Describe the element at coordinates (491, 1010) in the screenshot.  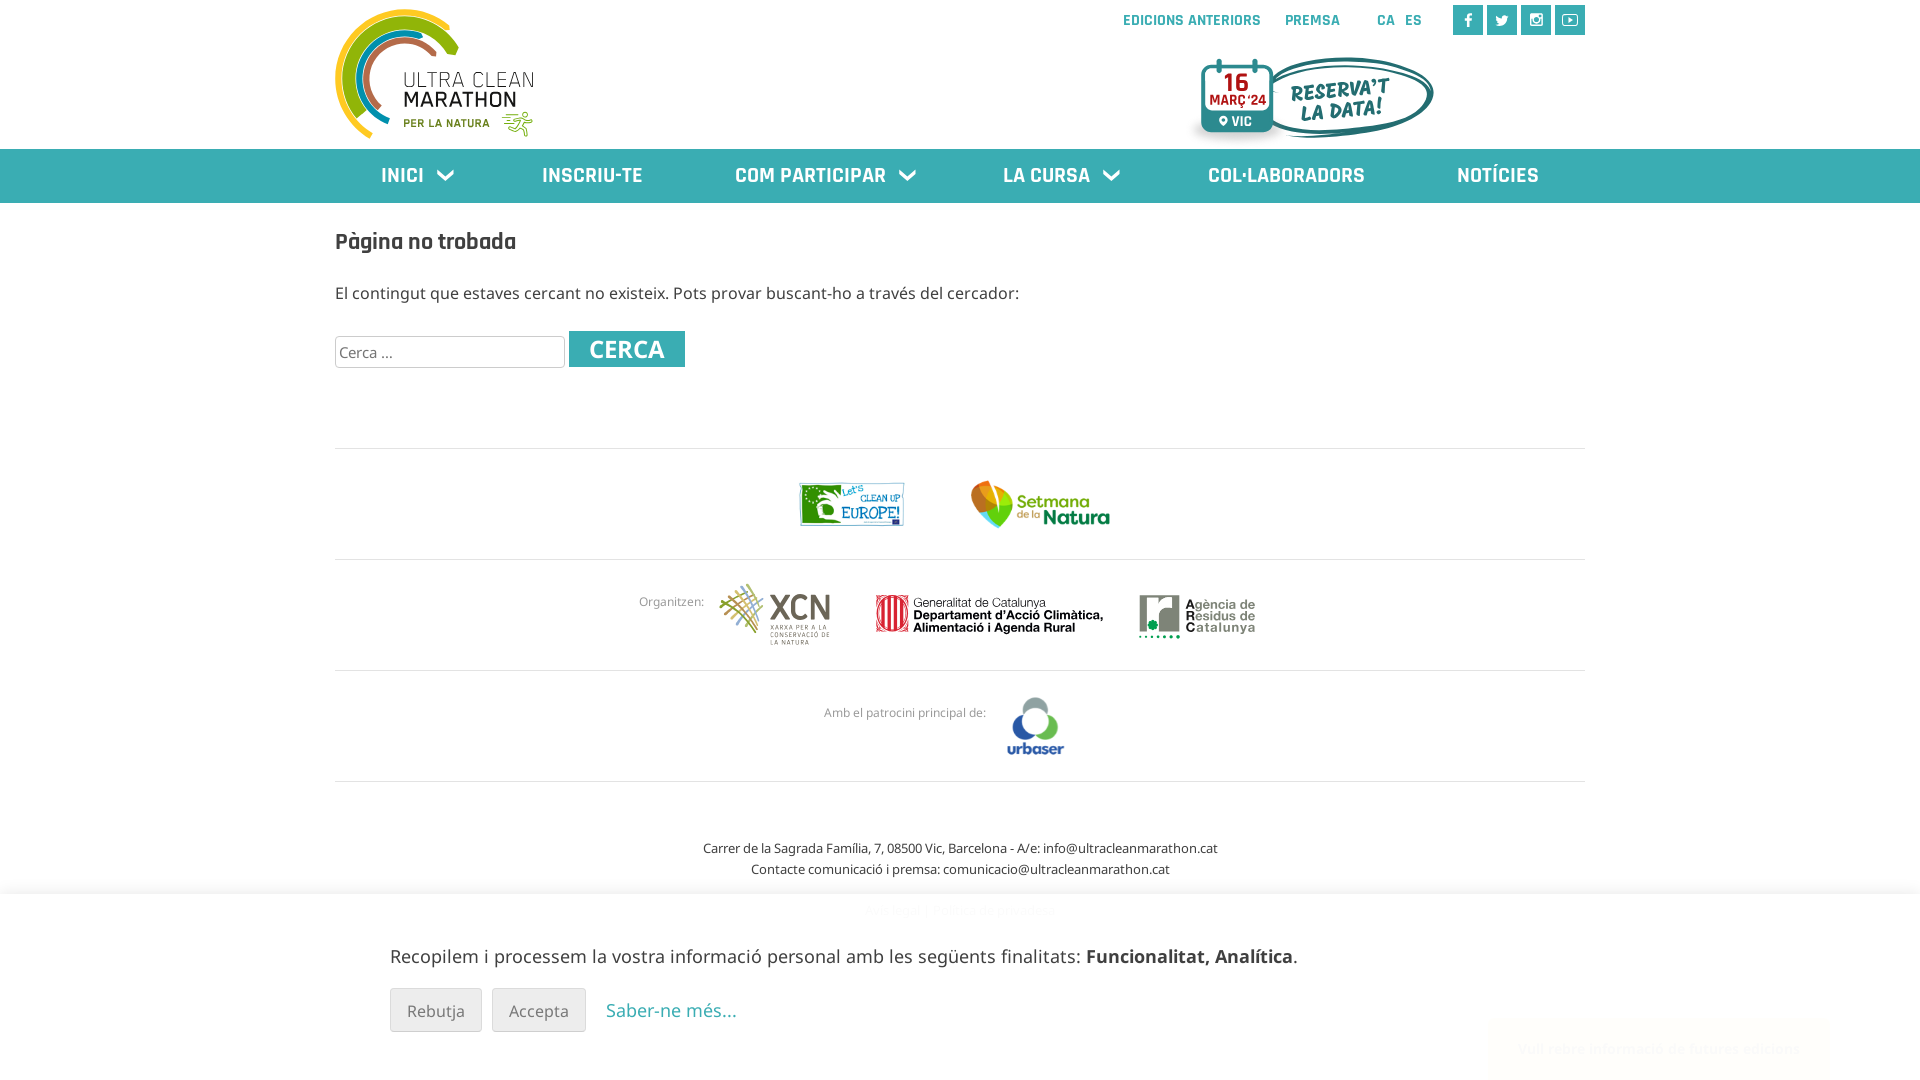
I see `'Accepta'` at that location.